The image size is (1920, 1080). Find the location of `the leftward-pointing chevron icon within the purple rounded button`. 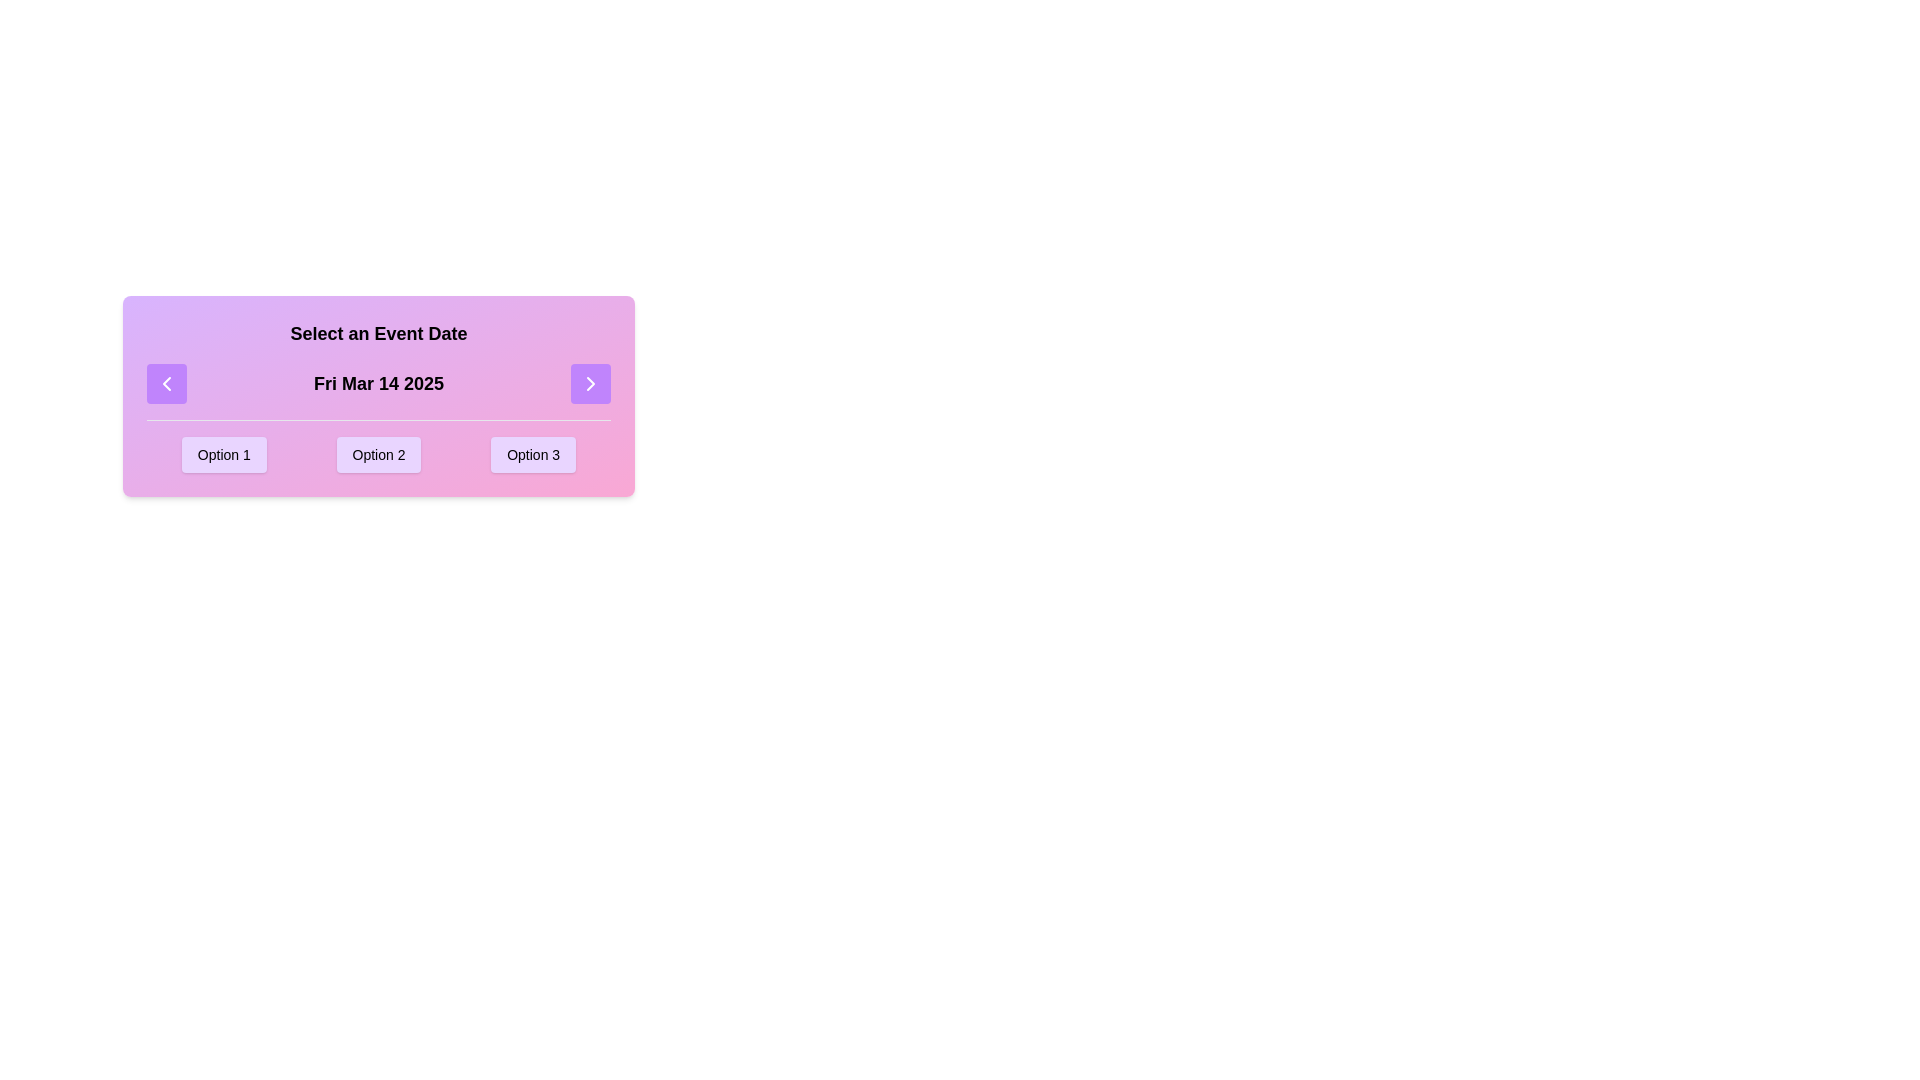

the leftward-pointing chevron icon within the purple rounded button is located at coordinates (167, 384).